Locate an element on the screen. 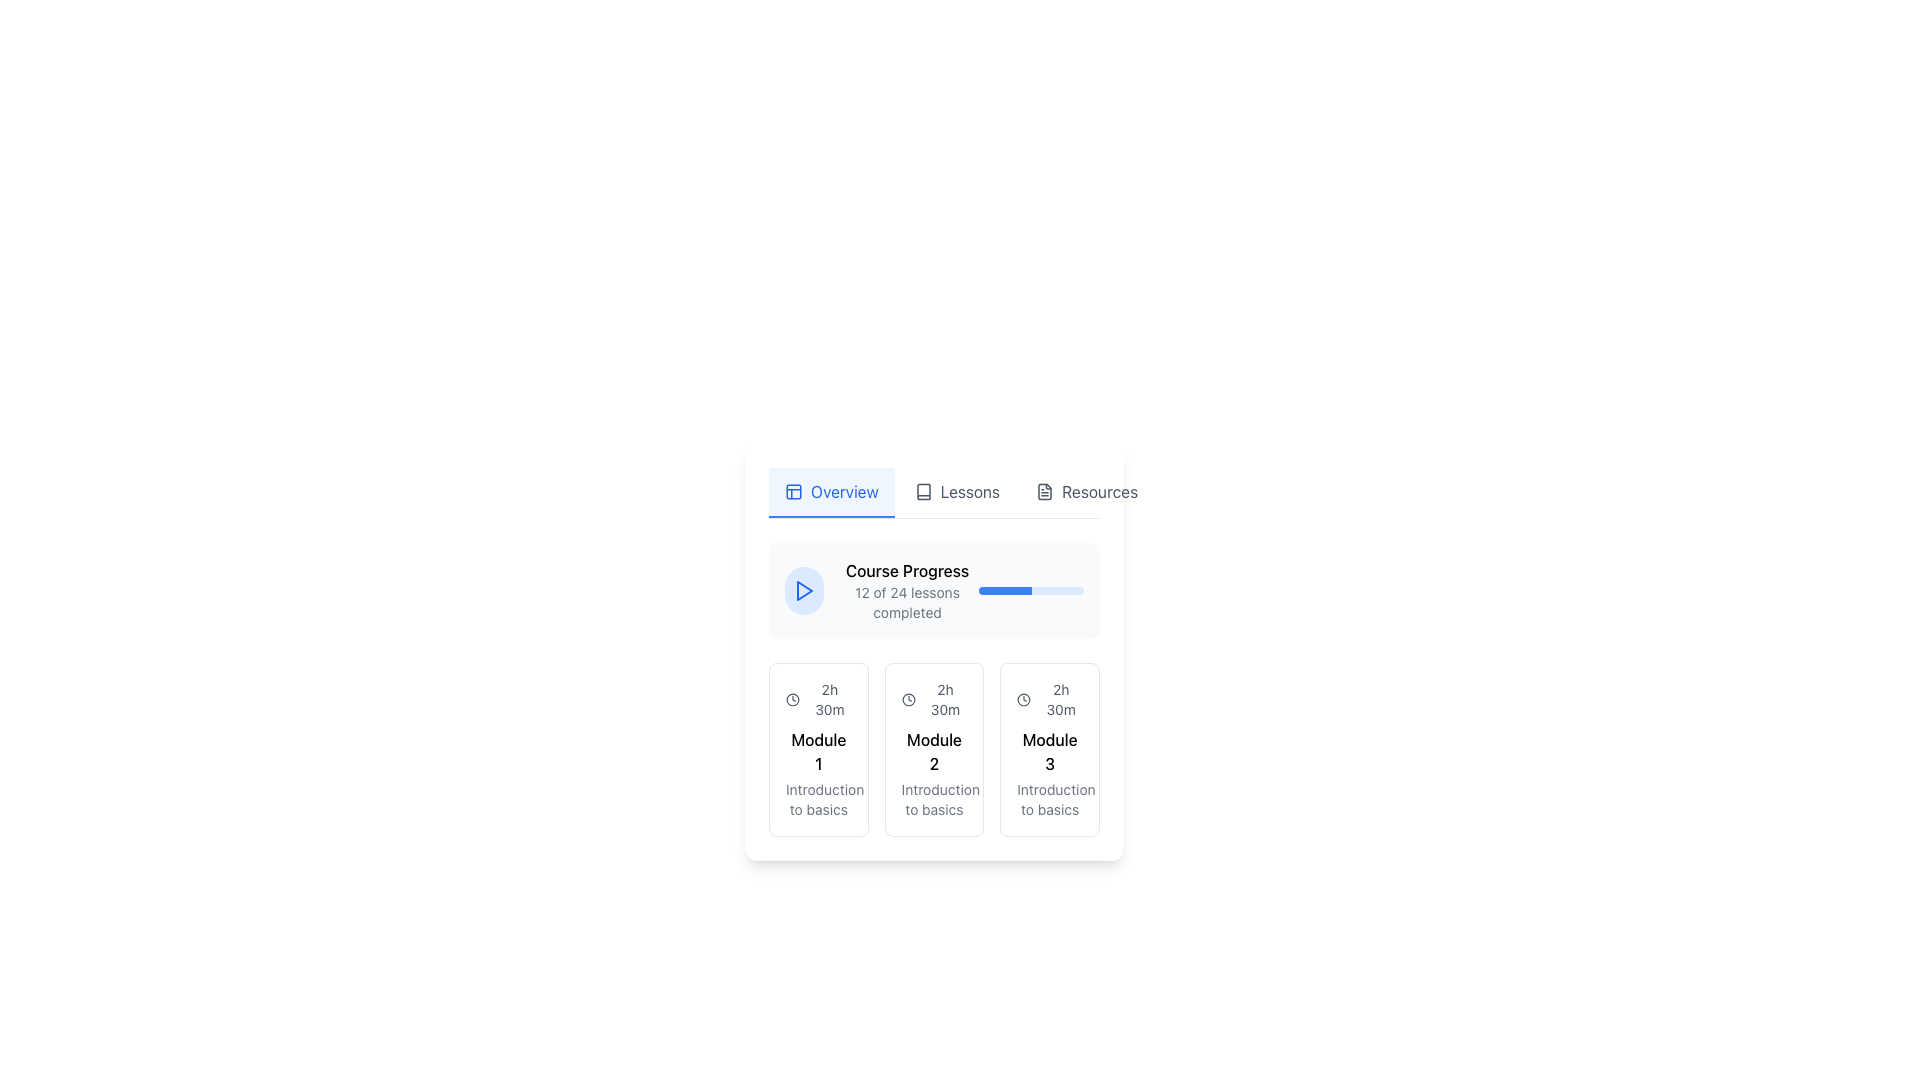 The width and height of the screenshot is (1920, 1080). the play button icon located prominently to the left side of the 'Course Progress' section at the top of a vertical list in the center of the interface is located at coordinates (804, 589).